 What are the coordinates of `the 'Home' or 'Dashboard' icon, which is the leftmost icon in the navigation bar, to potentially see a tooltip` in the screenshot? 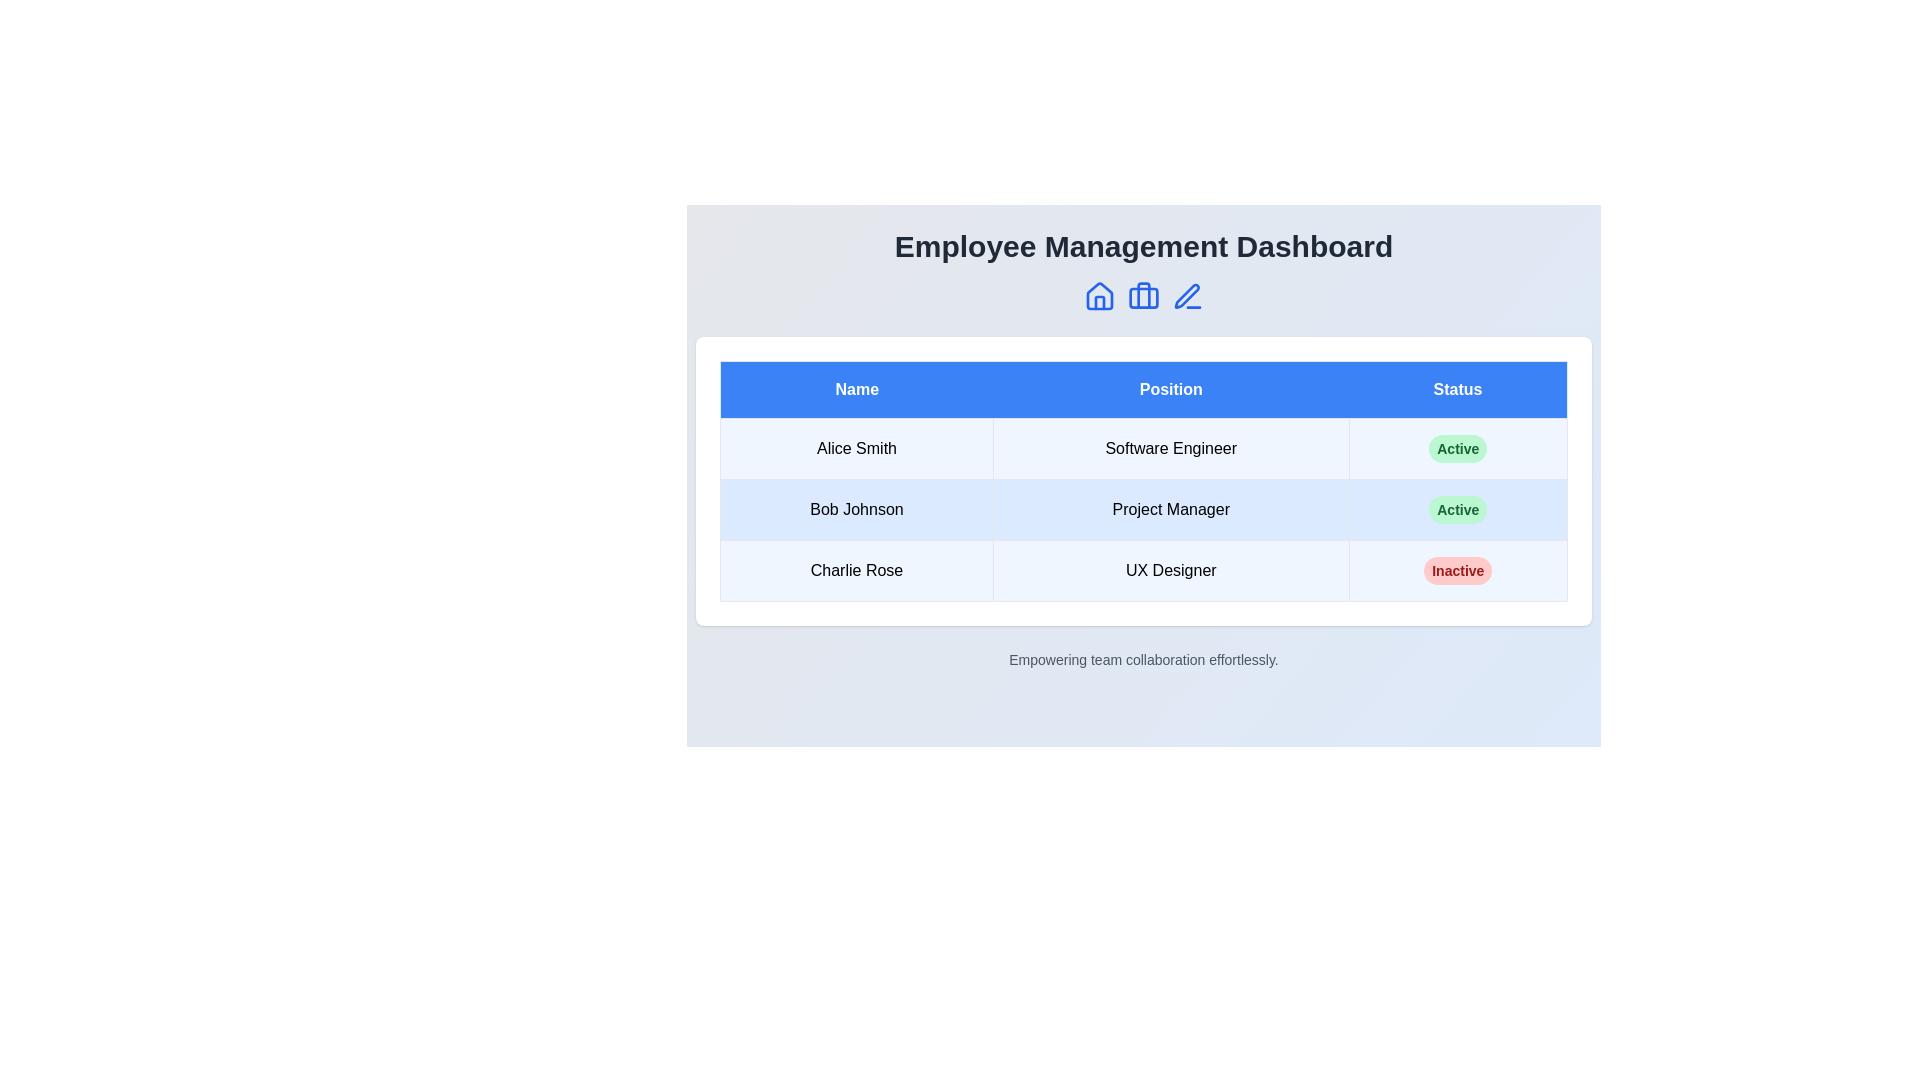 It's located at (1098, 297).